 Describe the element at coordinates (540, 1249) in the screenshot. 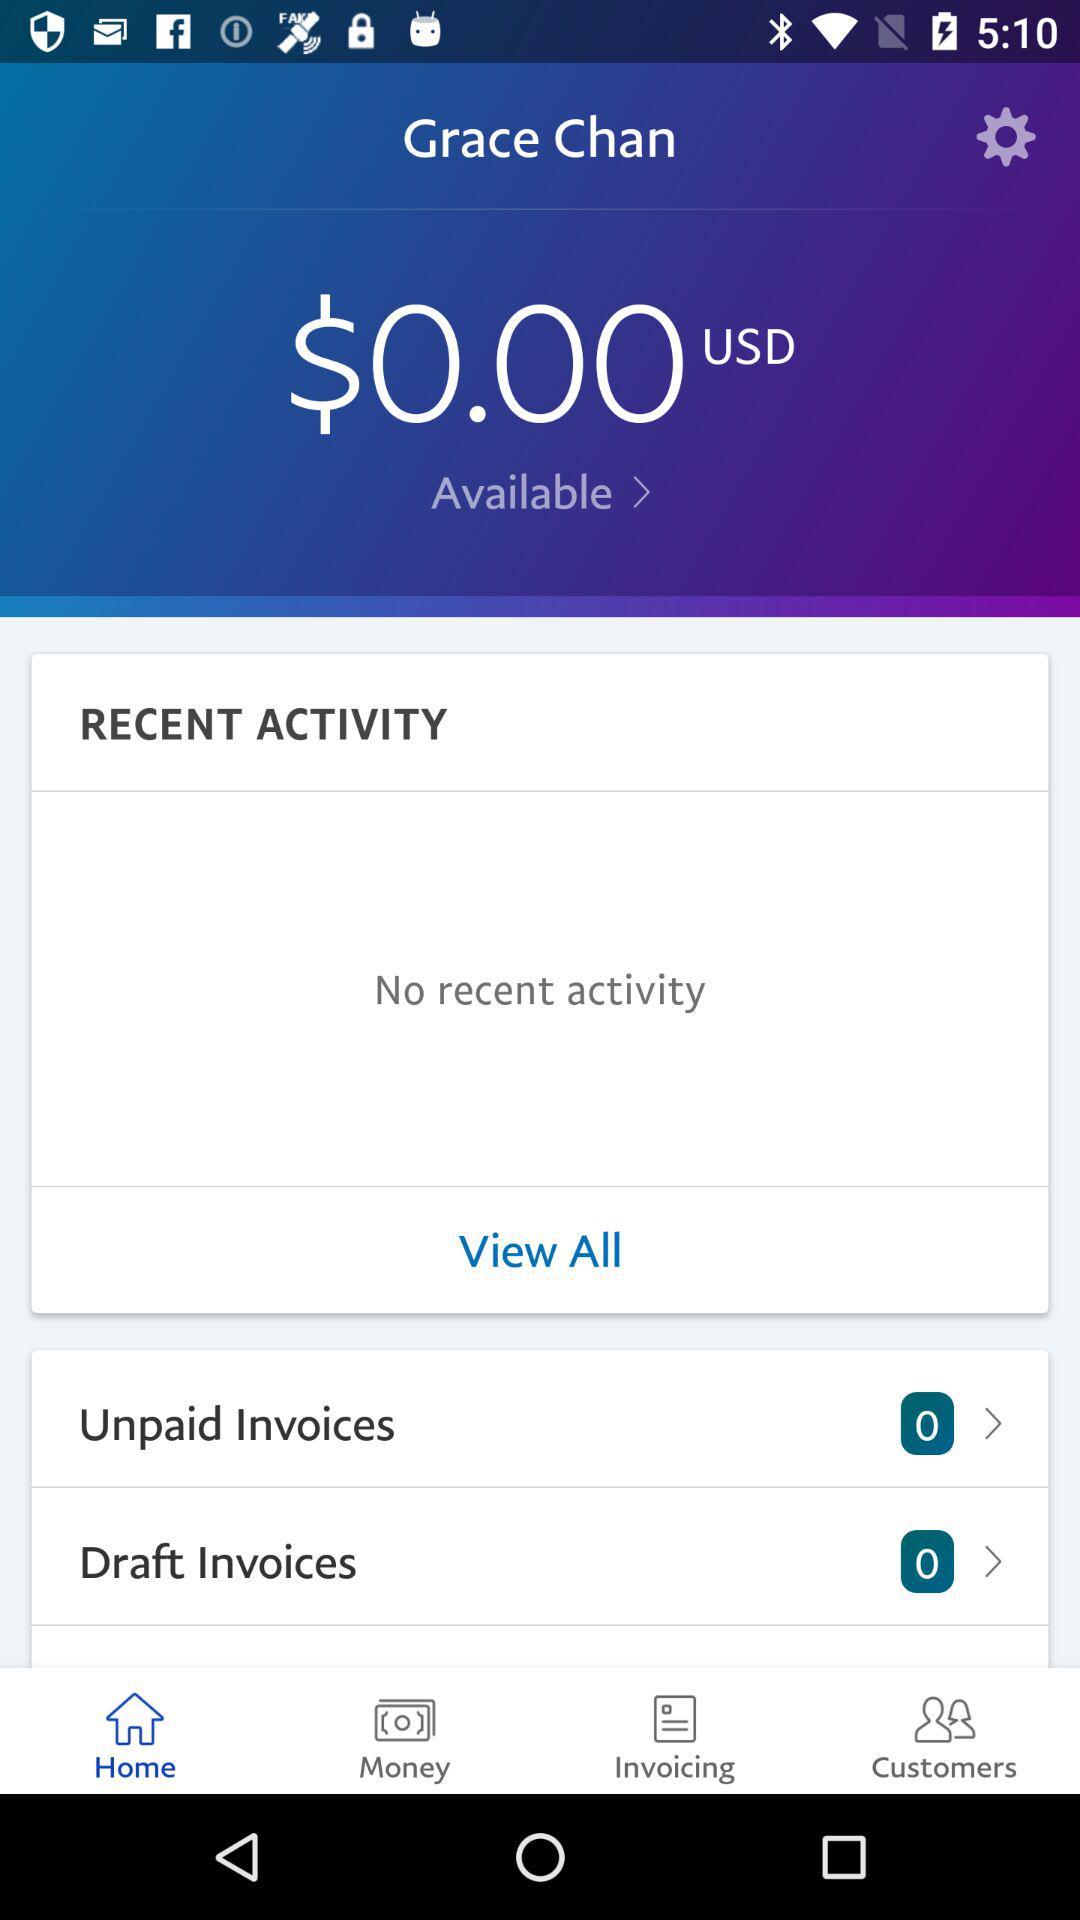

I see `the view all item` at that location.